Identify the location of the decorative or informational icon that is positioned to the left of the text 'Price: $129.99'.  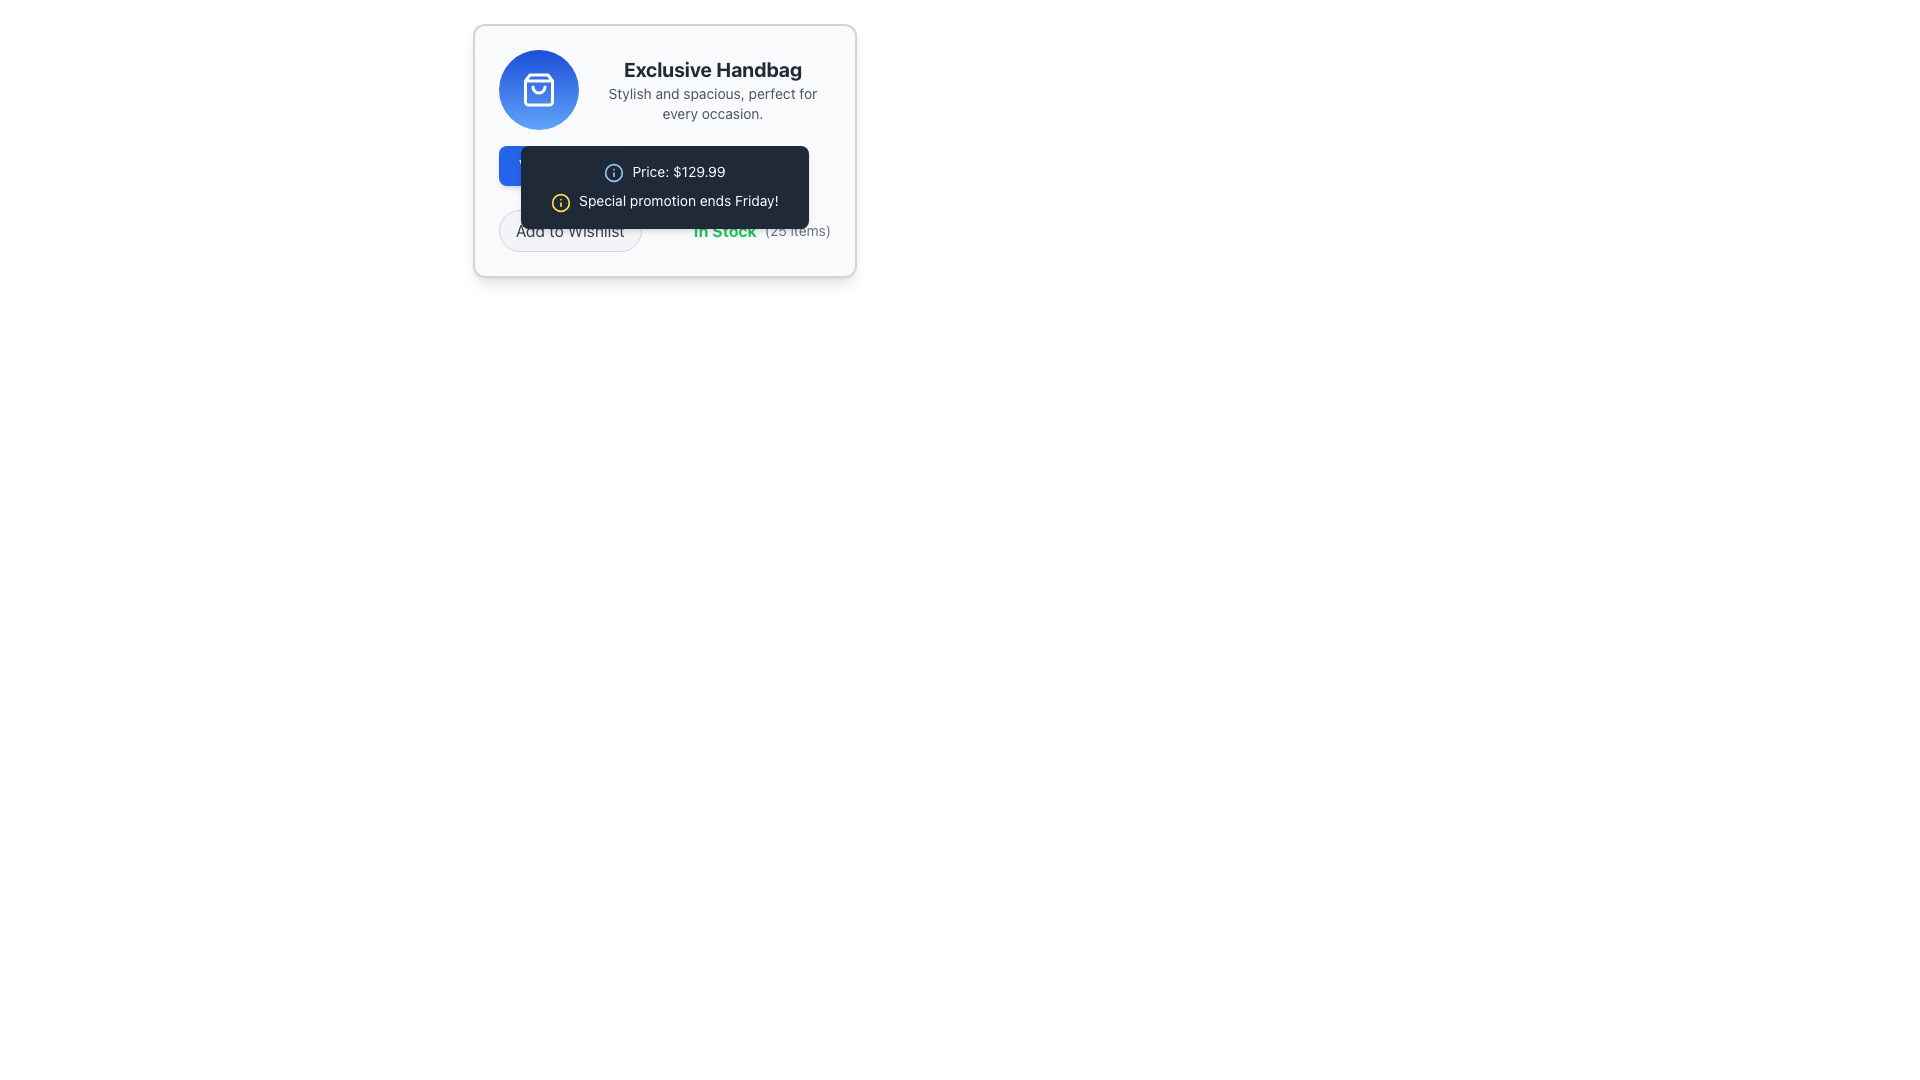
(613, 172).